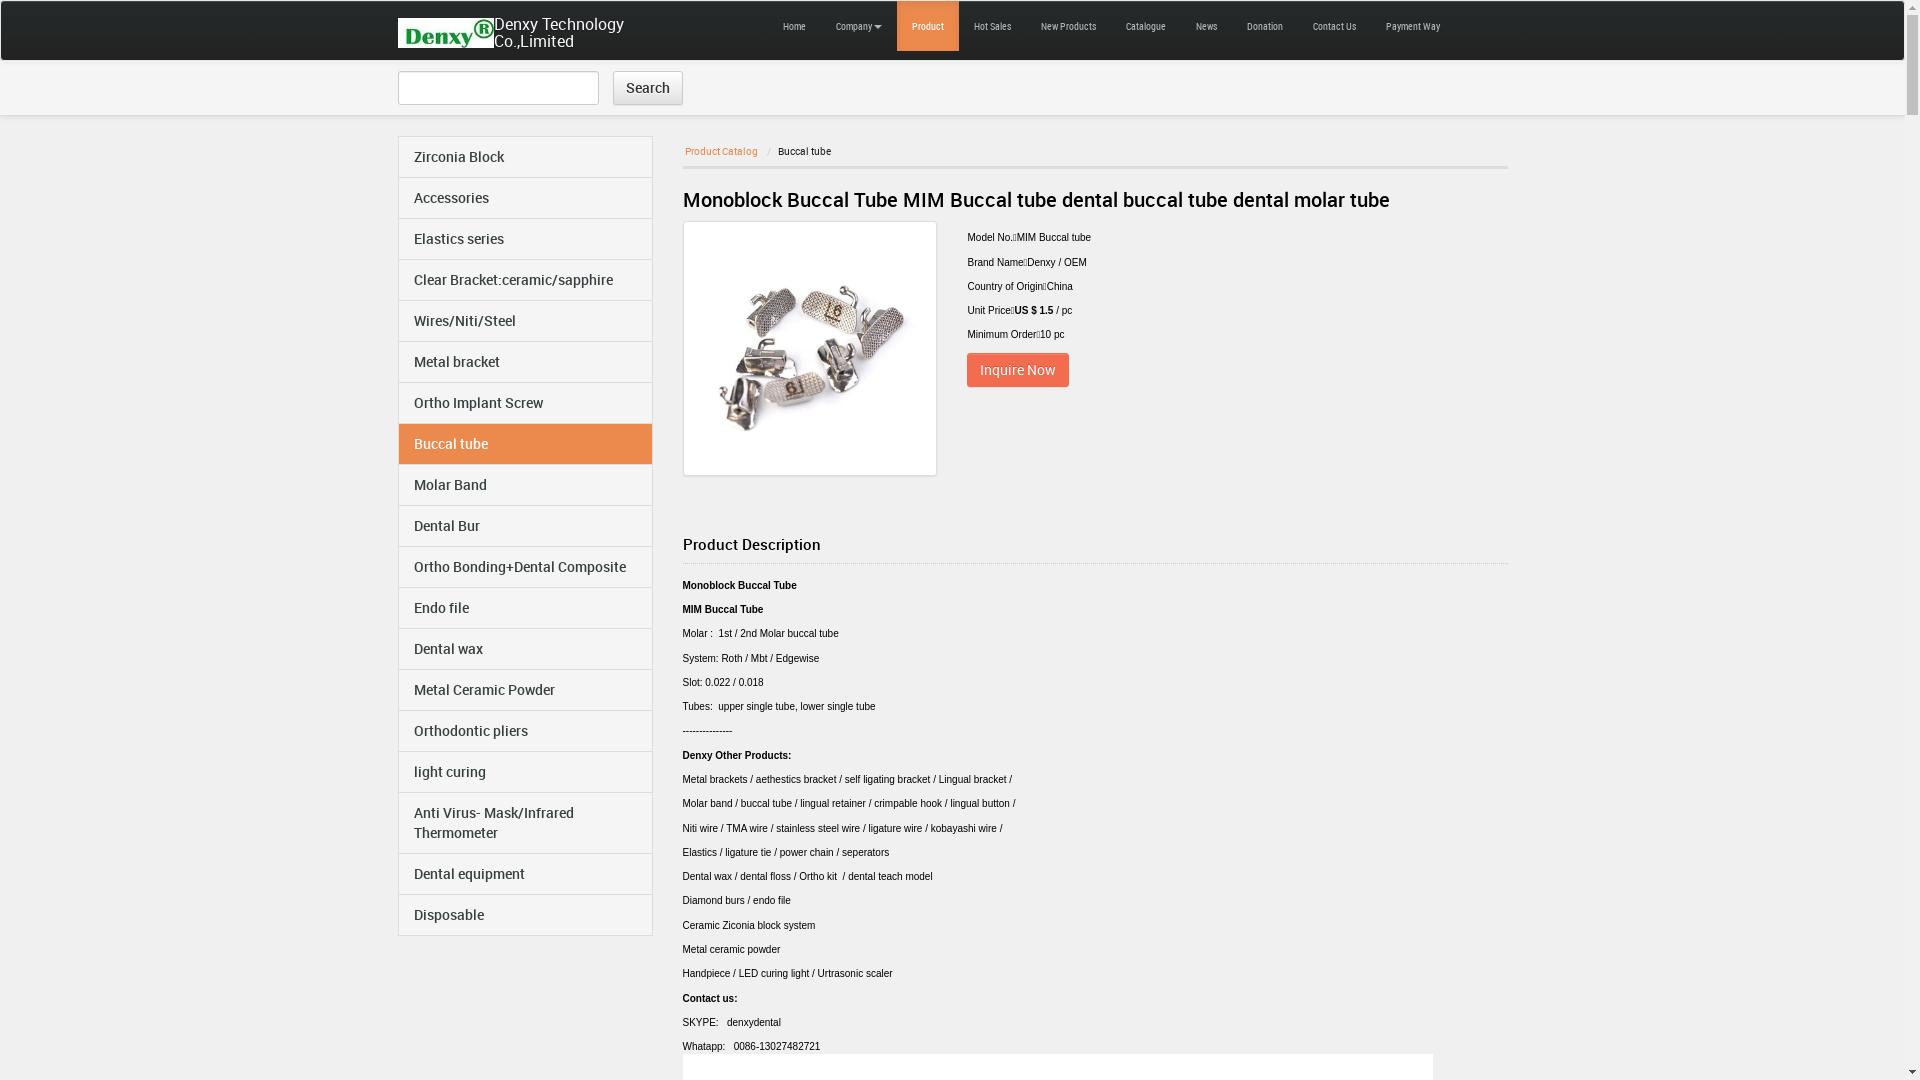  Describe the element at coordinates (1145, 26) in the screenshot. I see `'Catalogue'` at that location.